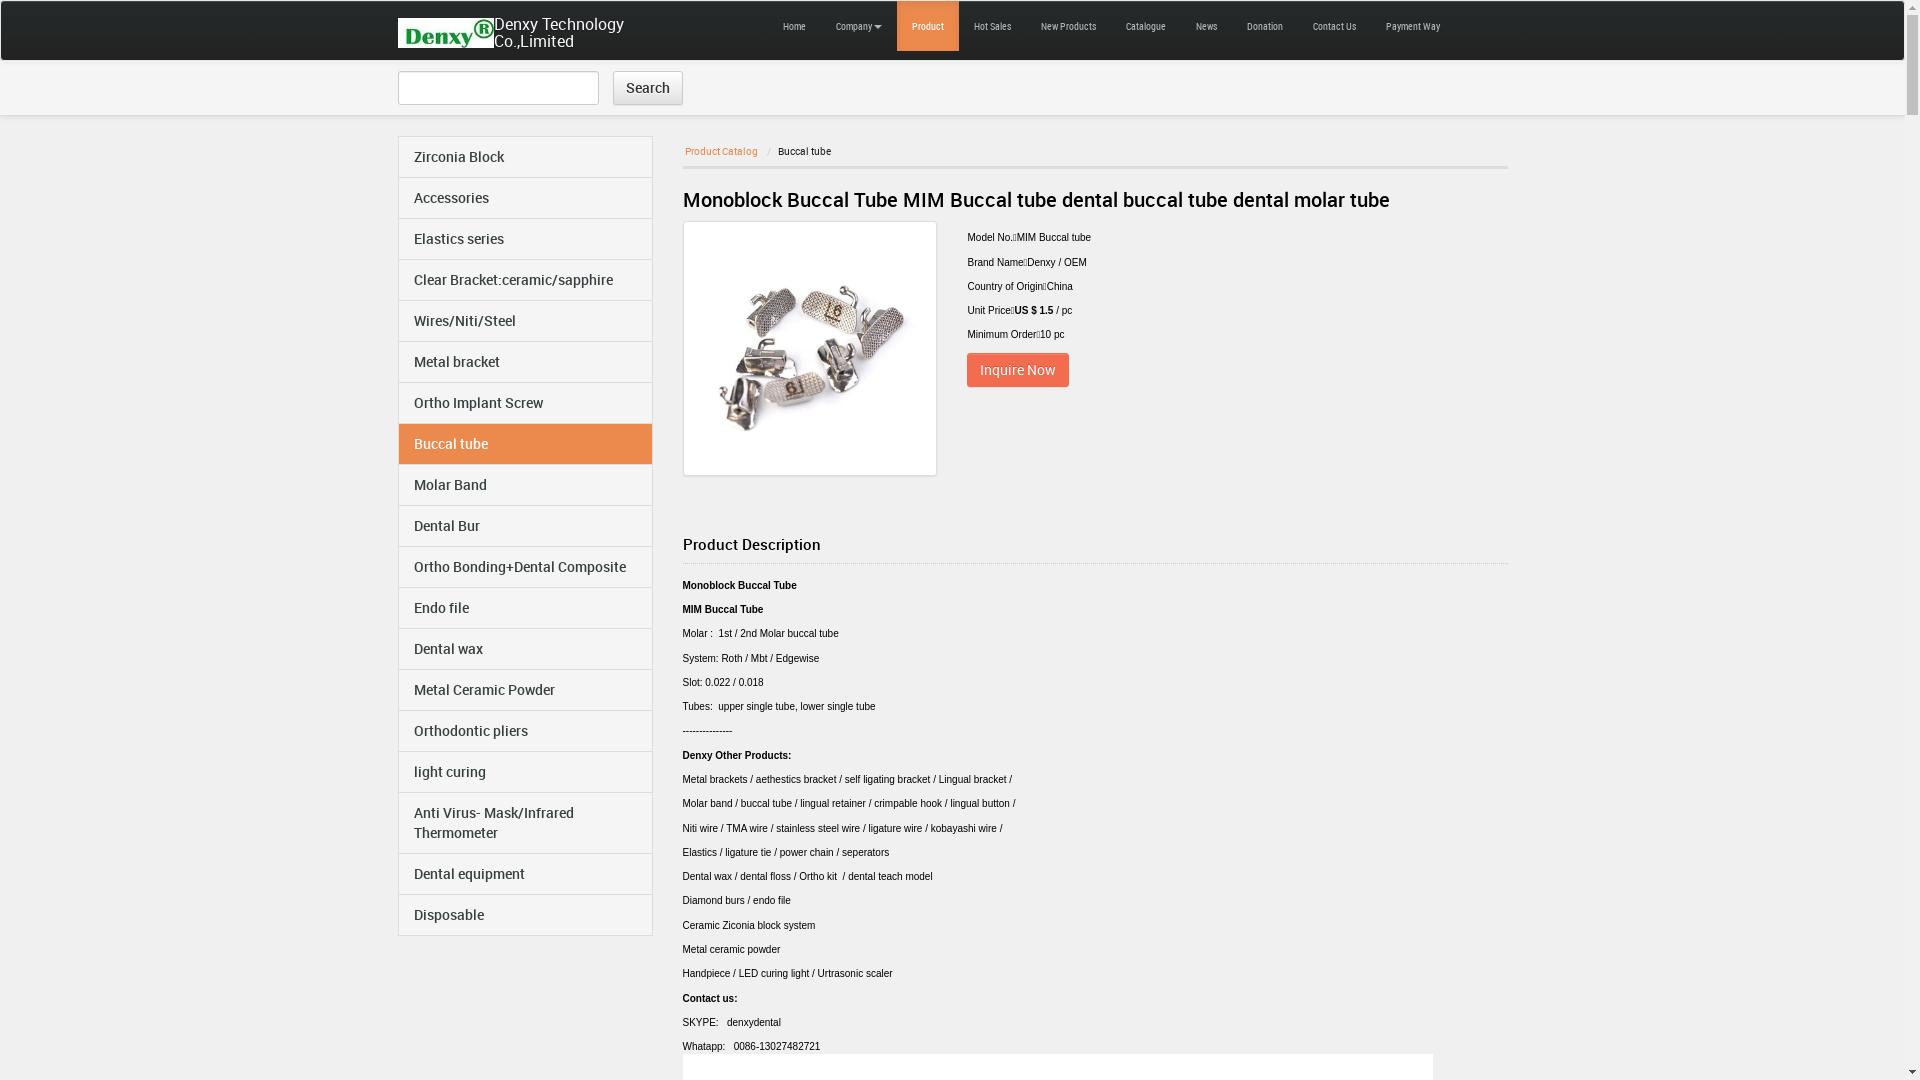  Describe the element at coordinates (1145, 26) in the screenshot. I see `'Catalogue'` at that location.